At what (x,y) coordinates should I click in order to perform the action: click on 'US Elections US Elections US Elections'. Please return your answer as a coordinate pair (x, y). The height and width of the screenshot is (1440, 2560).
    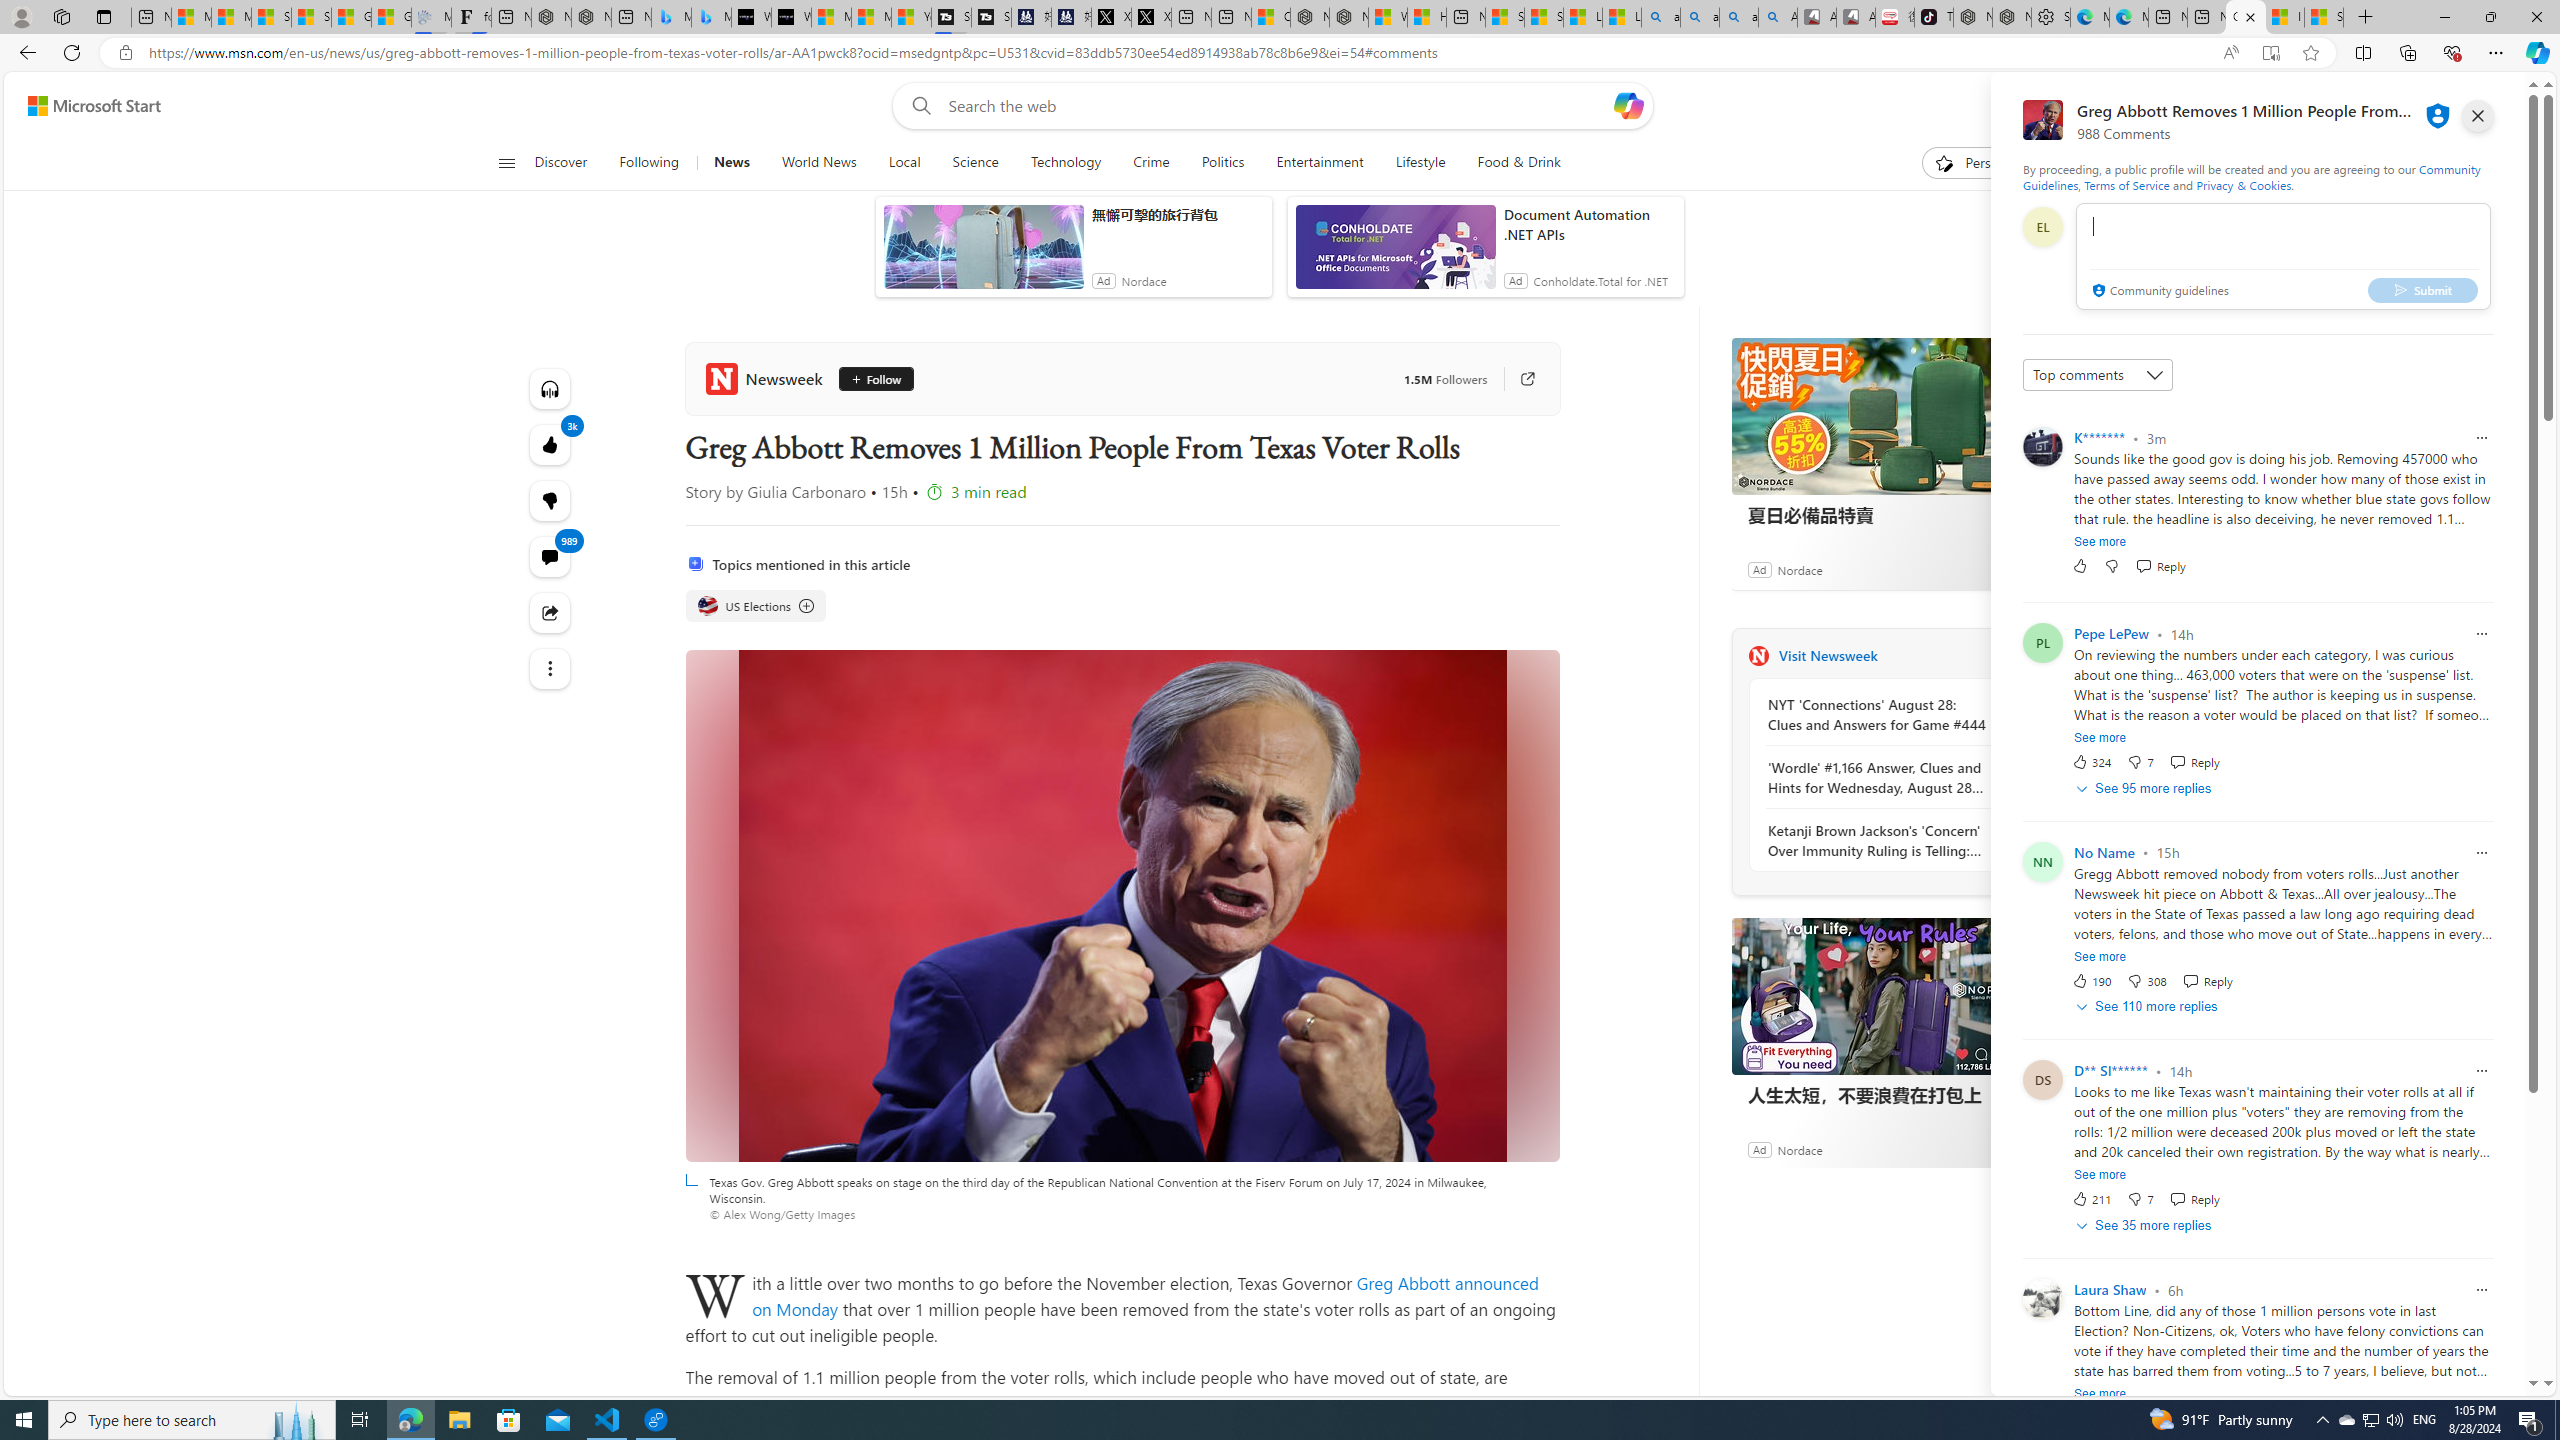
    Looking at the image, I should click on (755, 605).